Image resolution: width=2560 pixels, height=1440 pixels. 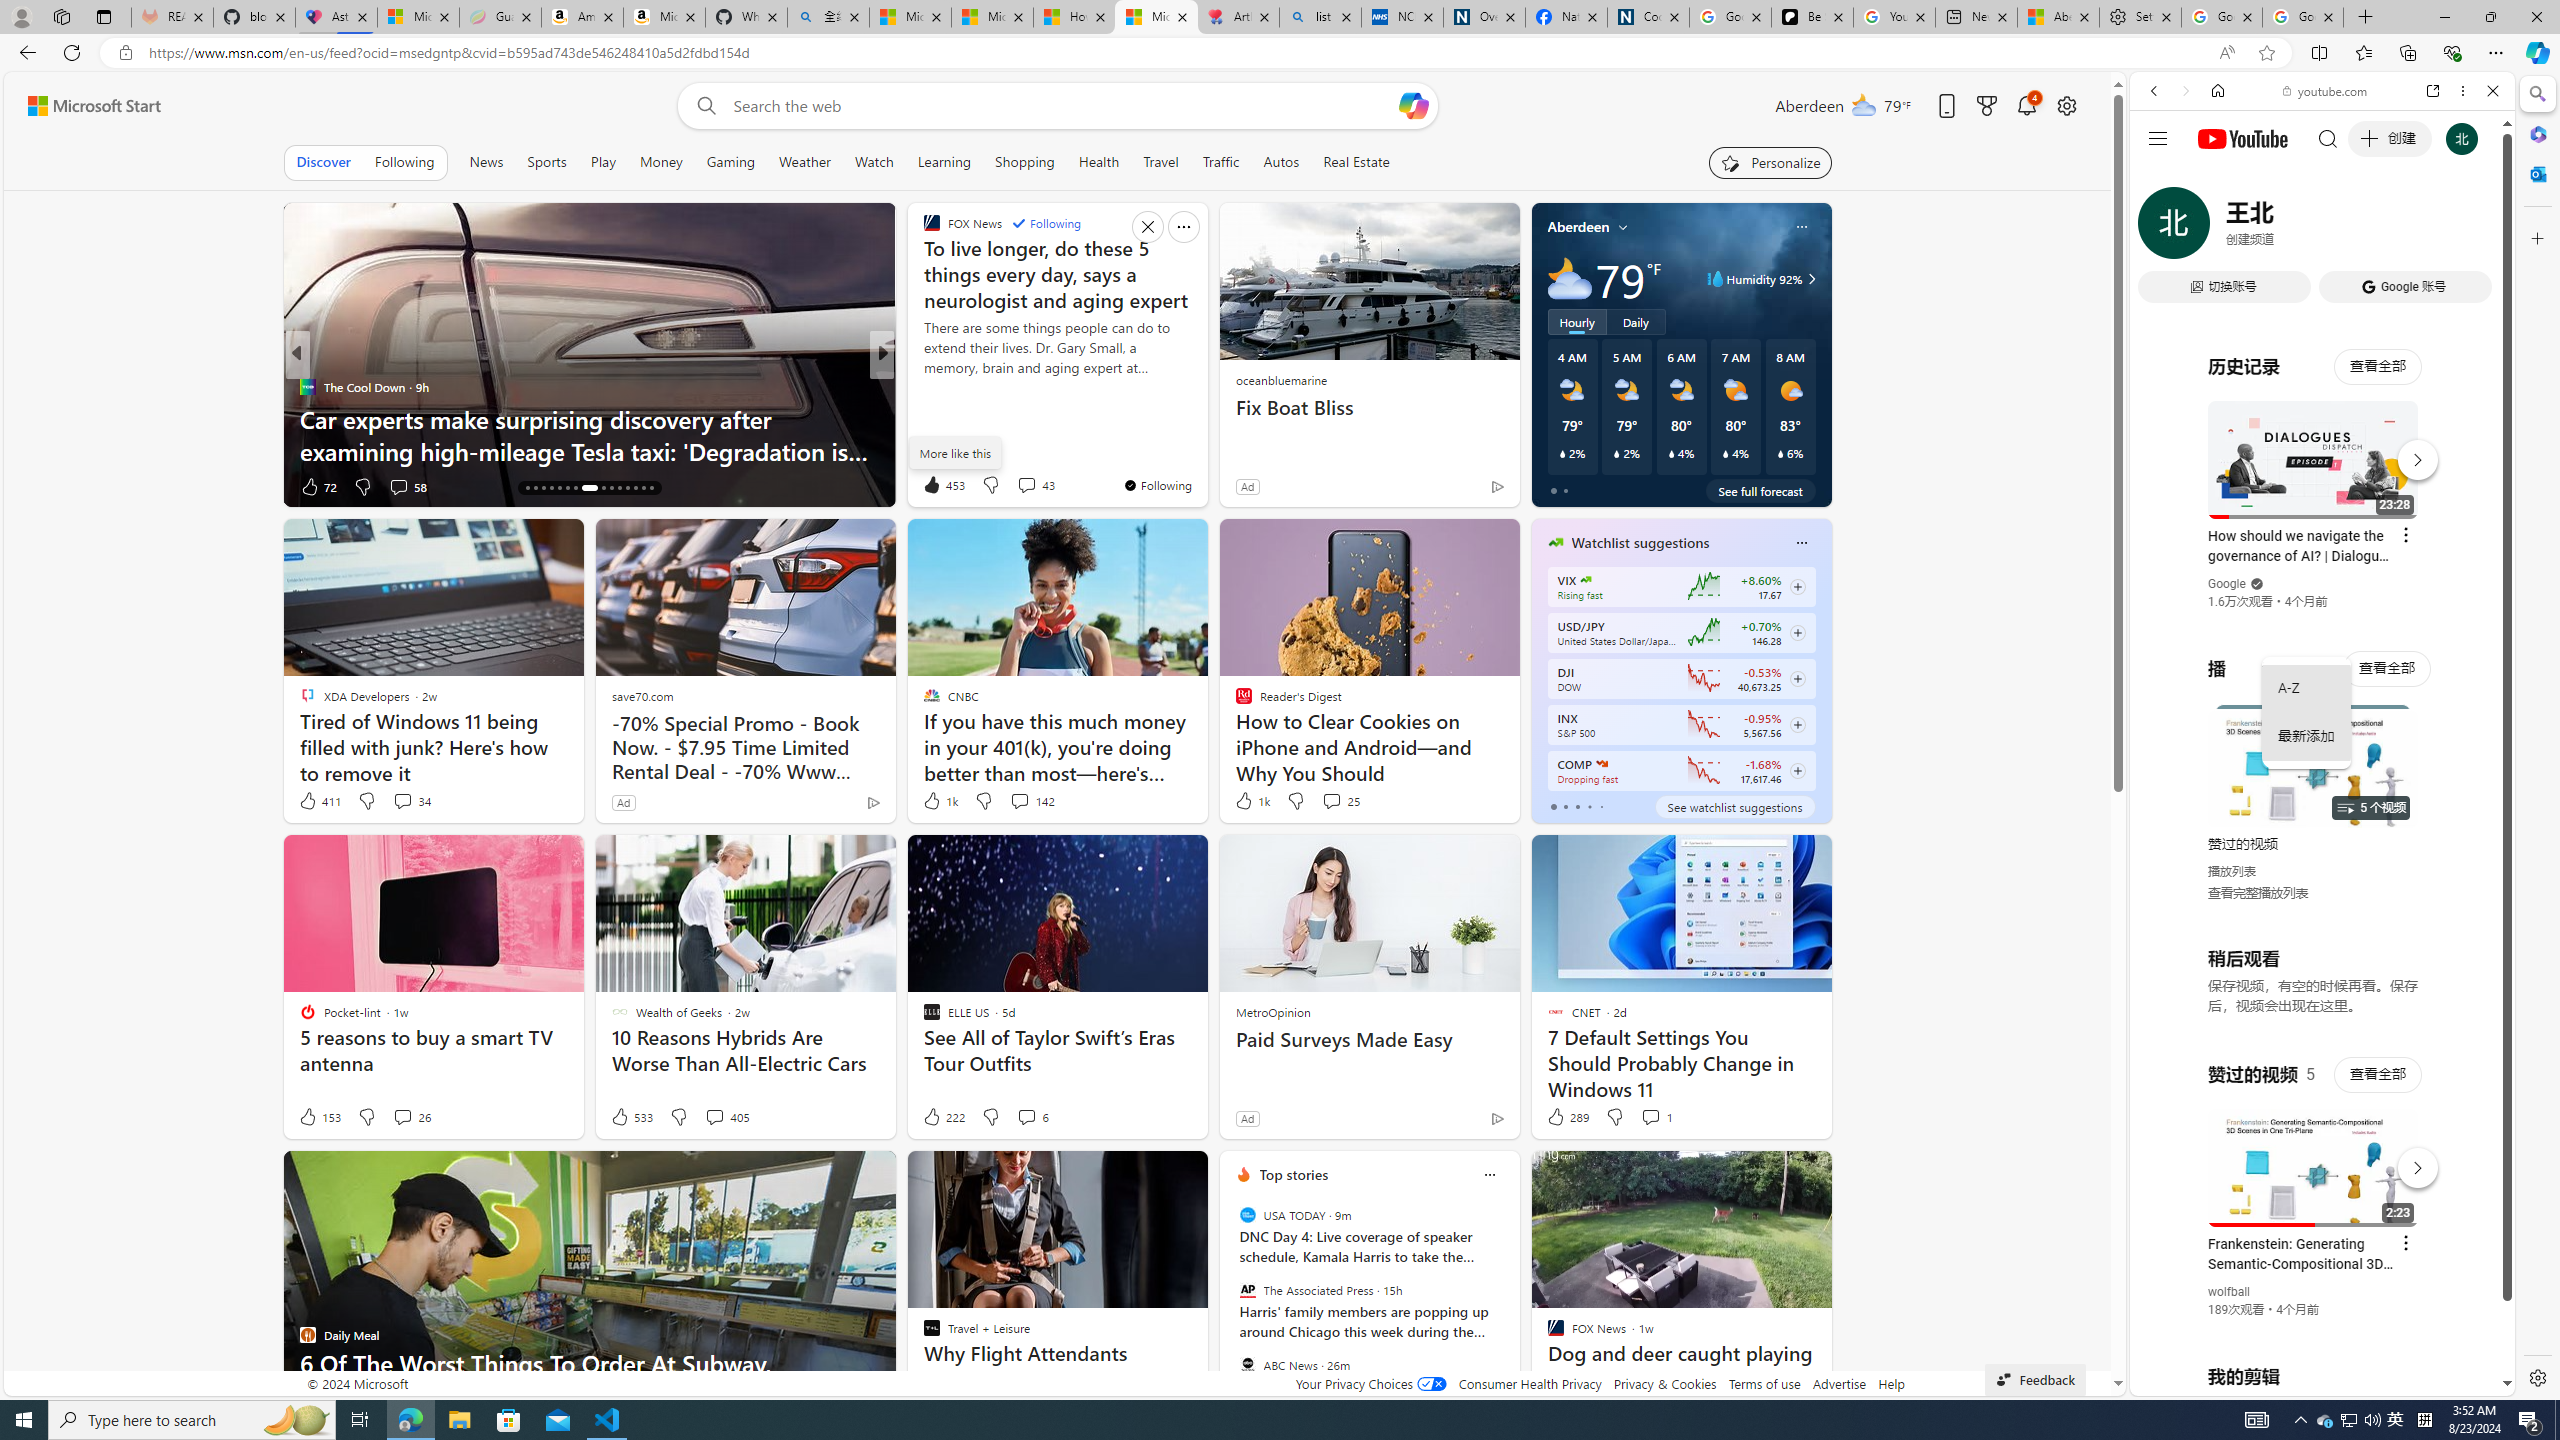 What do you see at coordinates (1569, 277) in the screenshot?
I see `'Mostly cloudy'` at bounding box center [1569, 277].